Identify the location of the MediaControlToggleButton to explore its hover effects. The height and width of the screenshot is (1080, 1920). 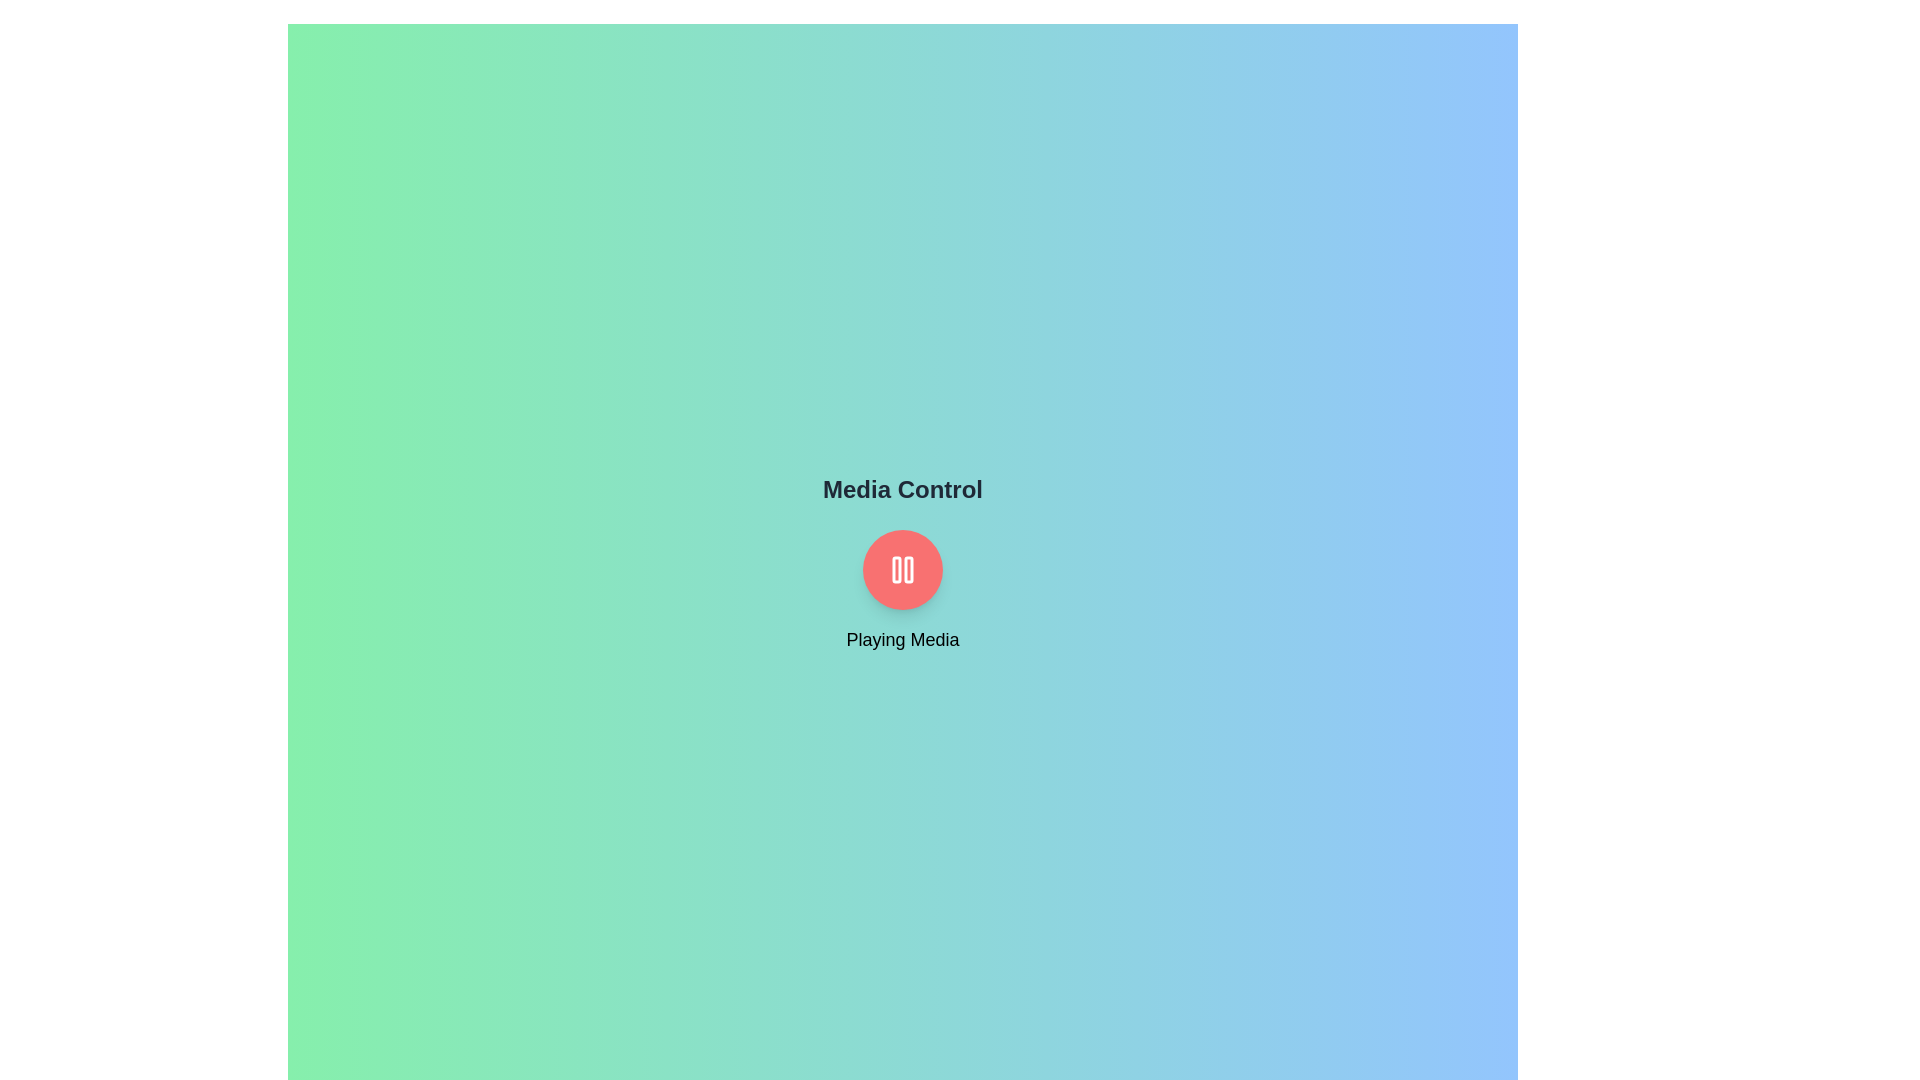
(901, 570).